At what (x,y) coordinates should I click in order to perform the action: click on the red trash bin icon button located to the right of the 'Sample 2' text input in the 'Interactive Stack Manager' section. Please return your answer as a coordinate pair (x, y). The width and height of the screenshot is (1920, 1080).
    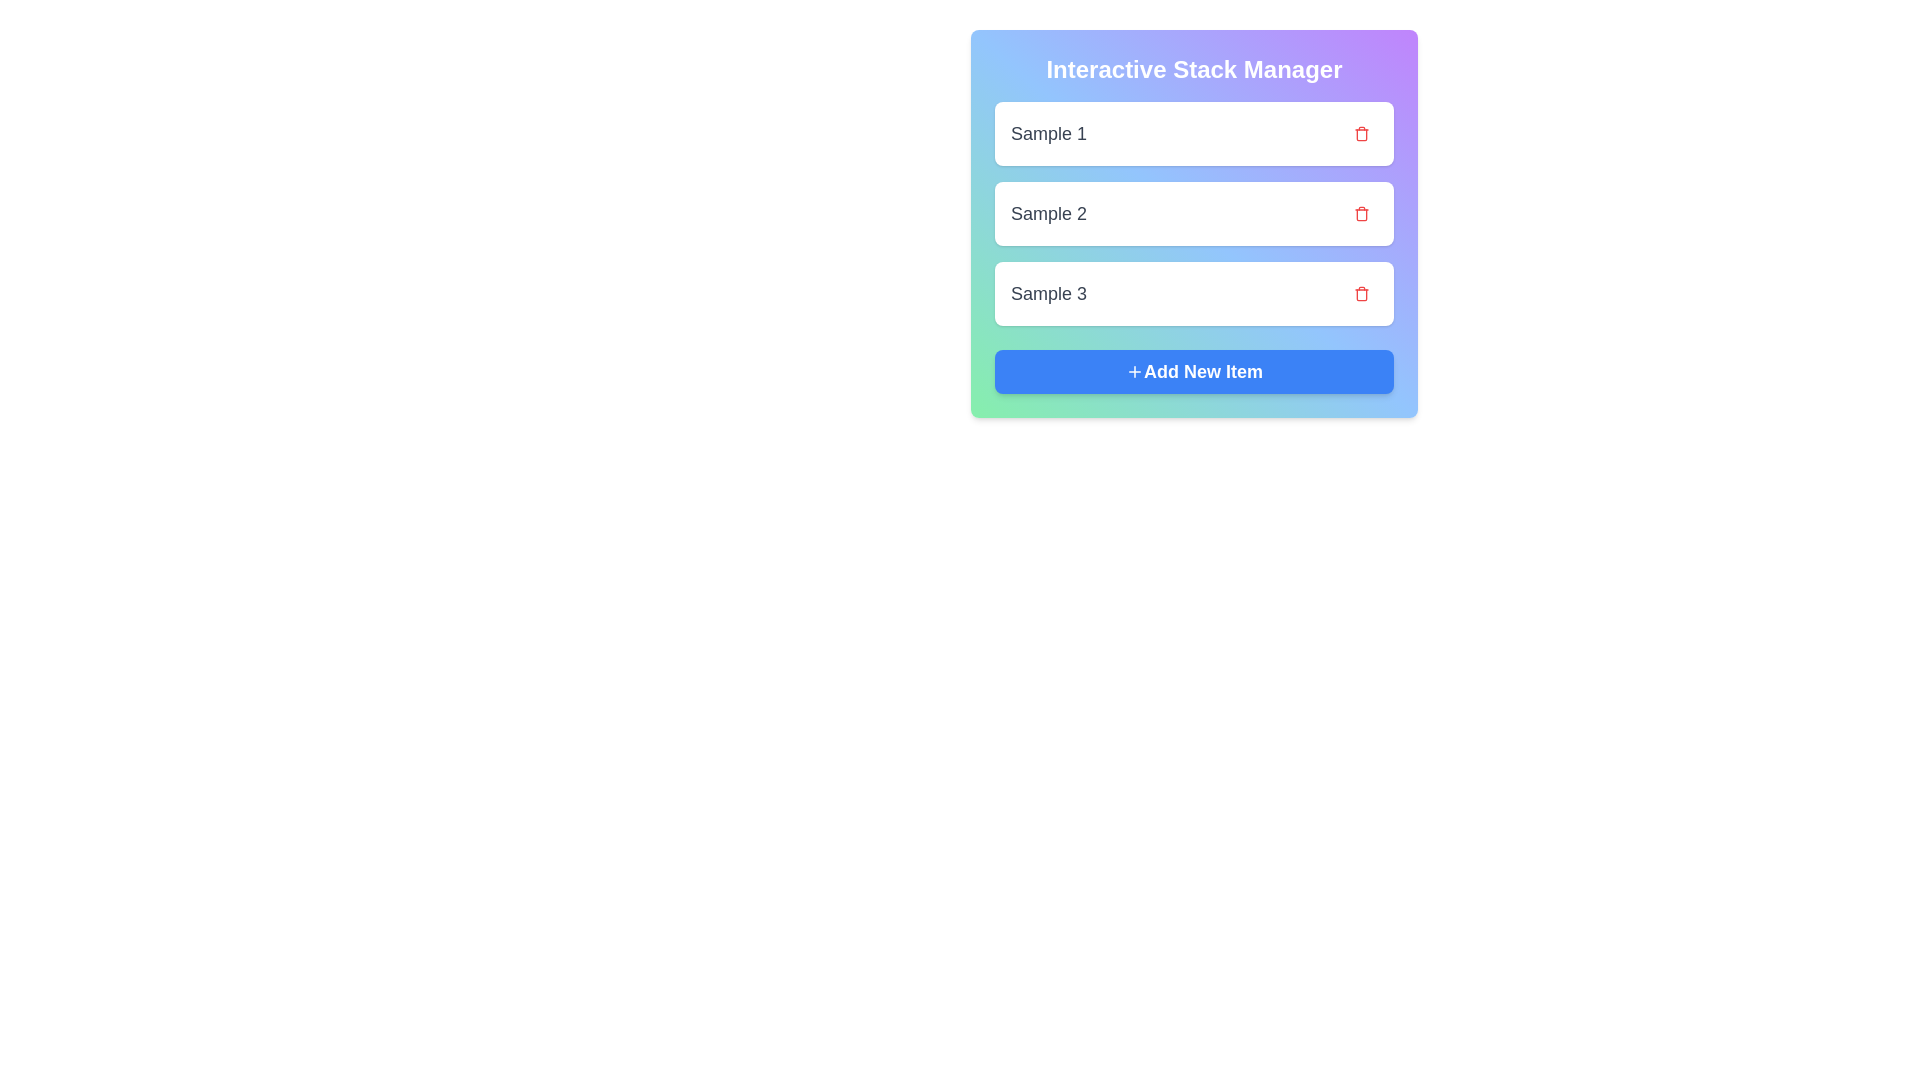
    Looking at the image, I should click on (1361, 213).